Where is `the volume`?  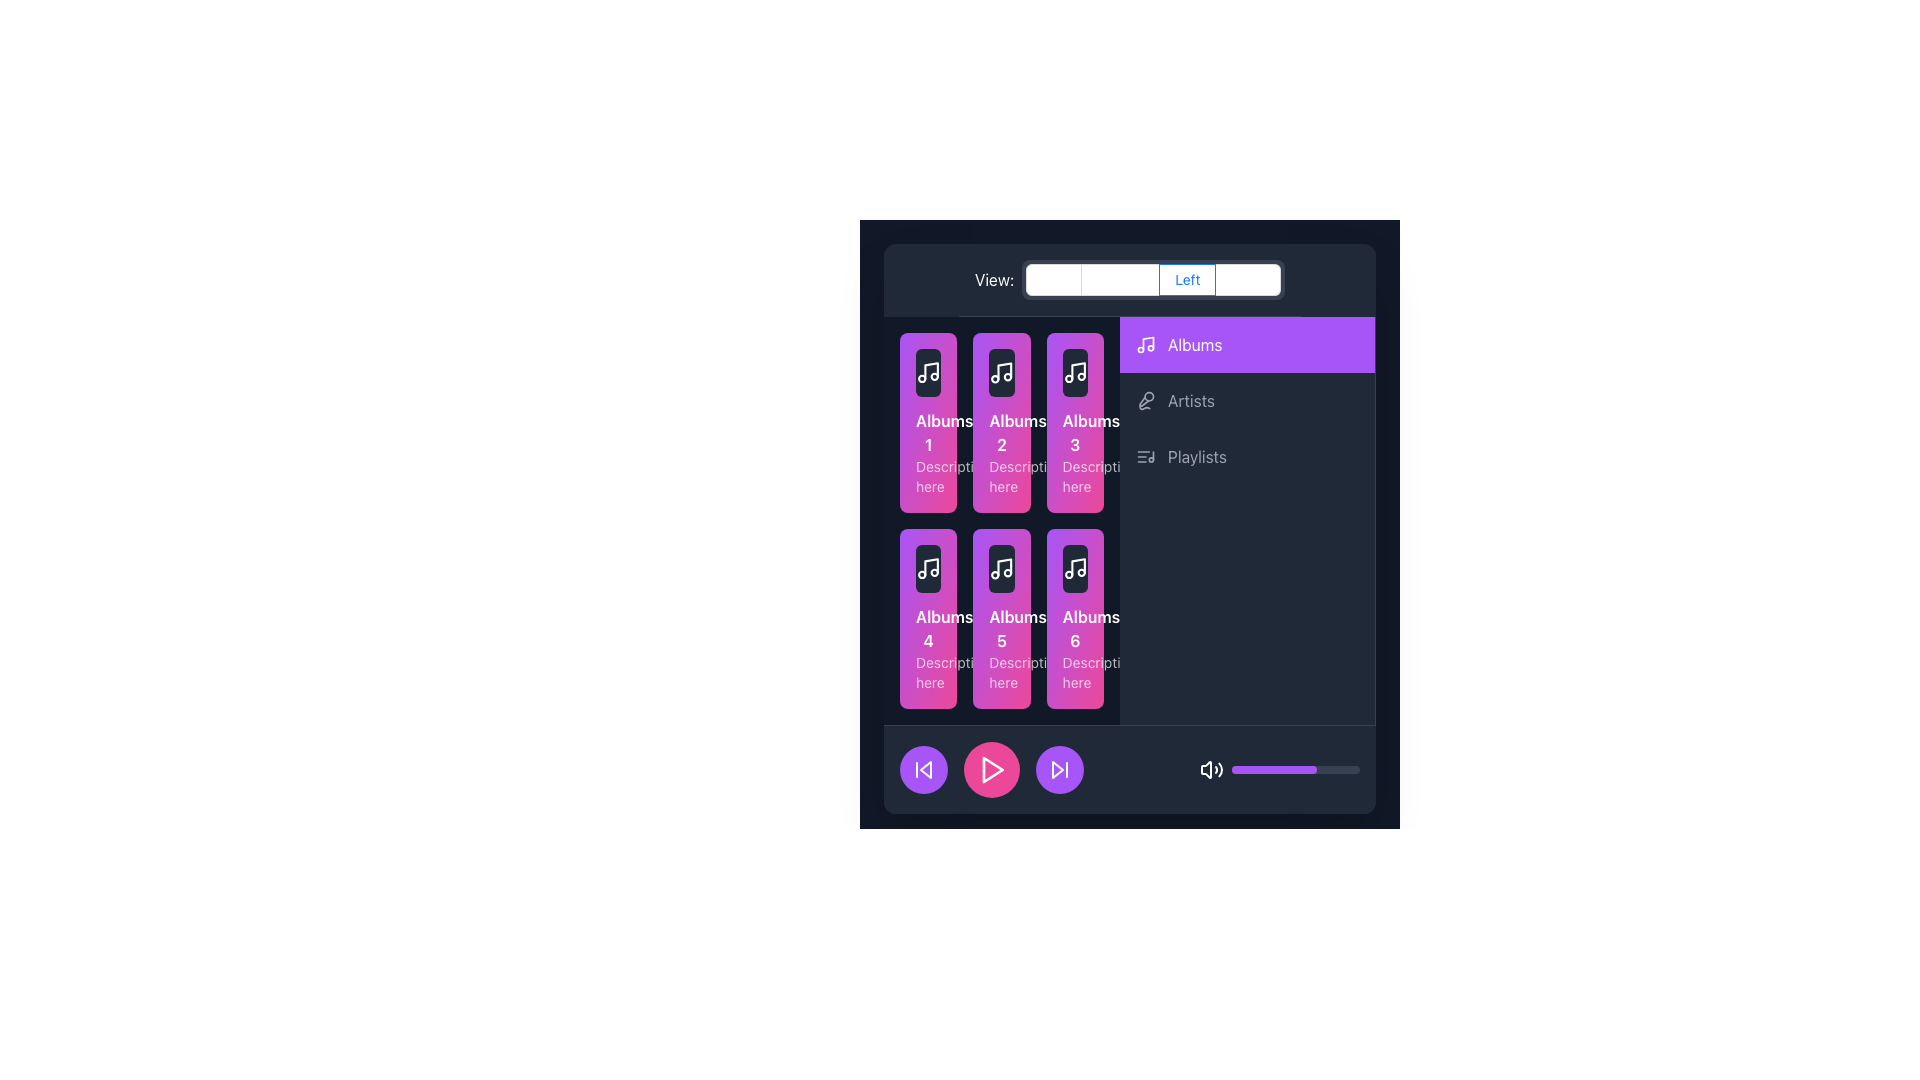
the volume is located at coordinates (1241, 769).